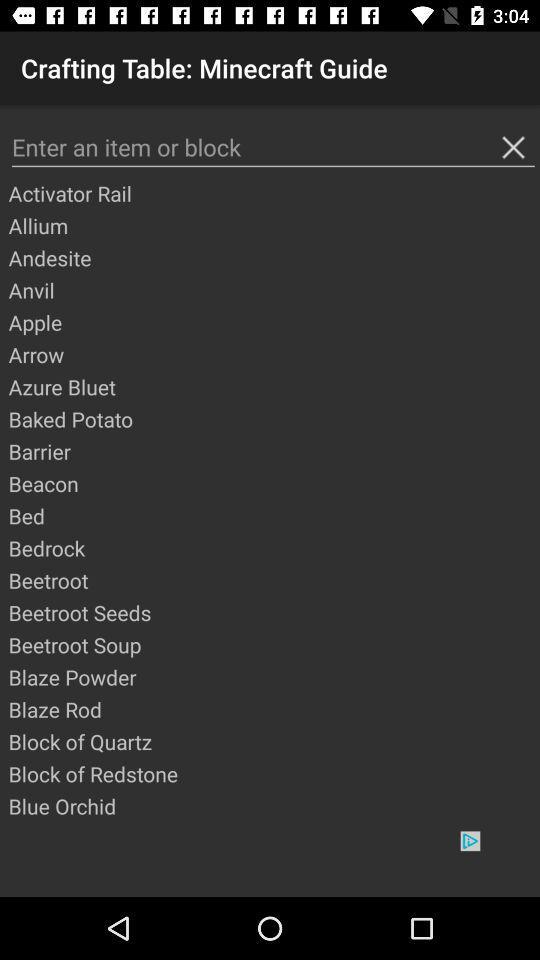  What do you see at coordinates (272, 146) in the screenshot?
I see `search bar` at bounding box center [272, 146].